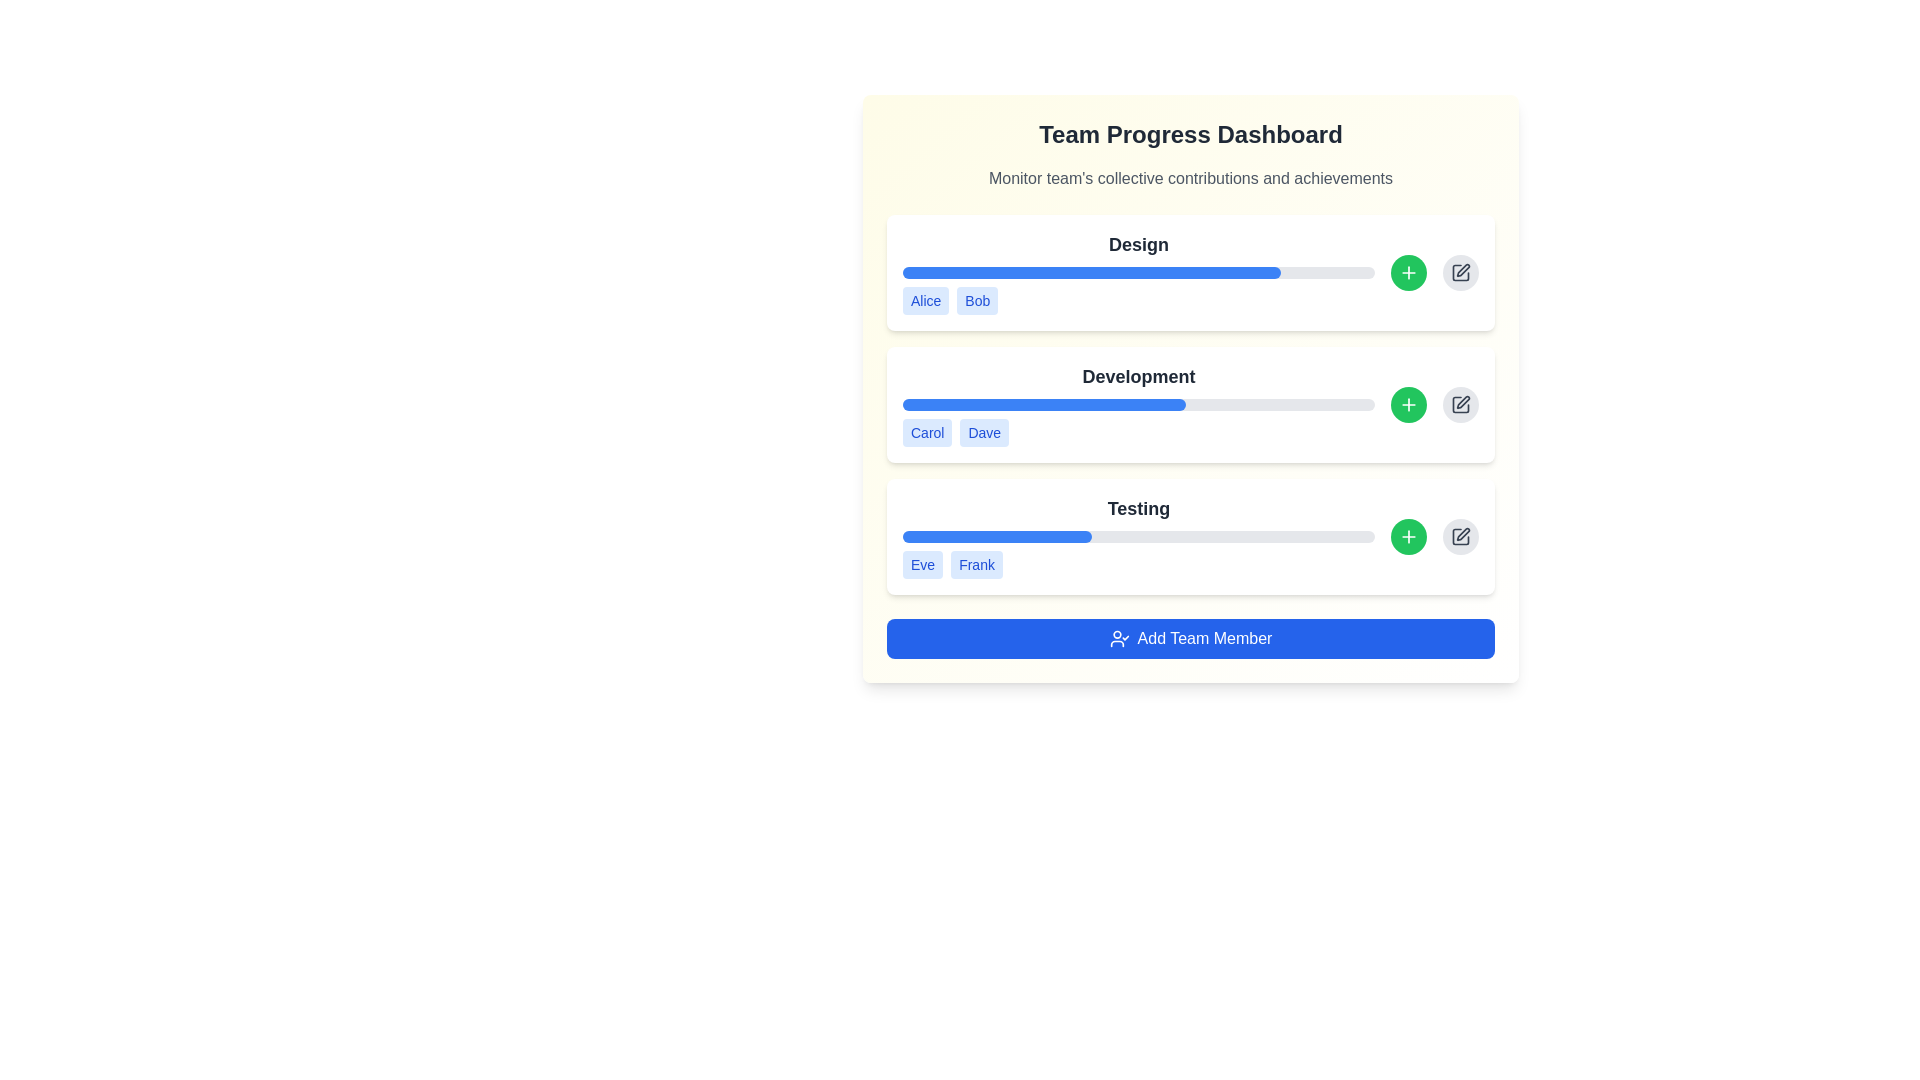  I want to click on the edit button located at the right edge of the 'Design' category block, so click(1460, 273).